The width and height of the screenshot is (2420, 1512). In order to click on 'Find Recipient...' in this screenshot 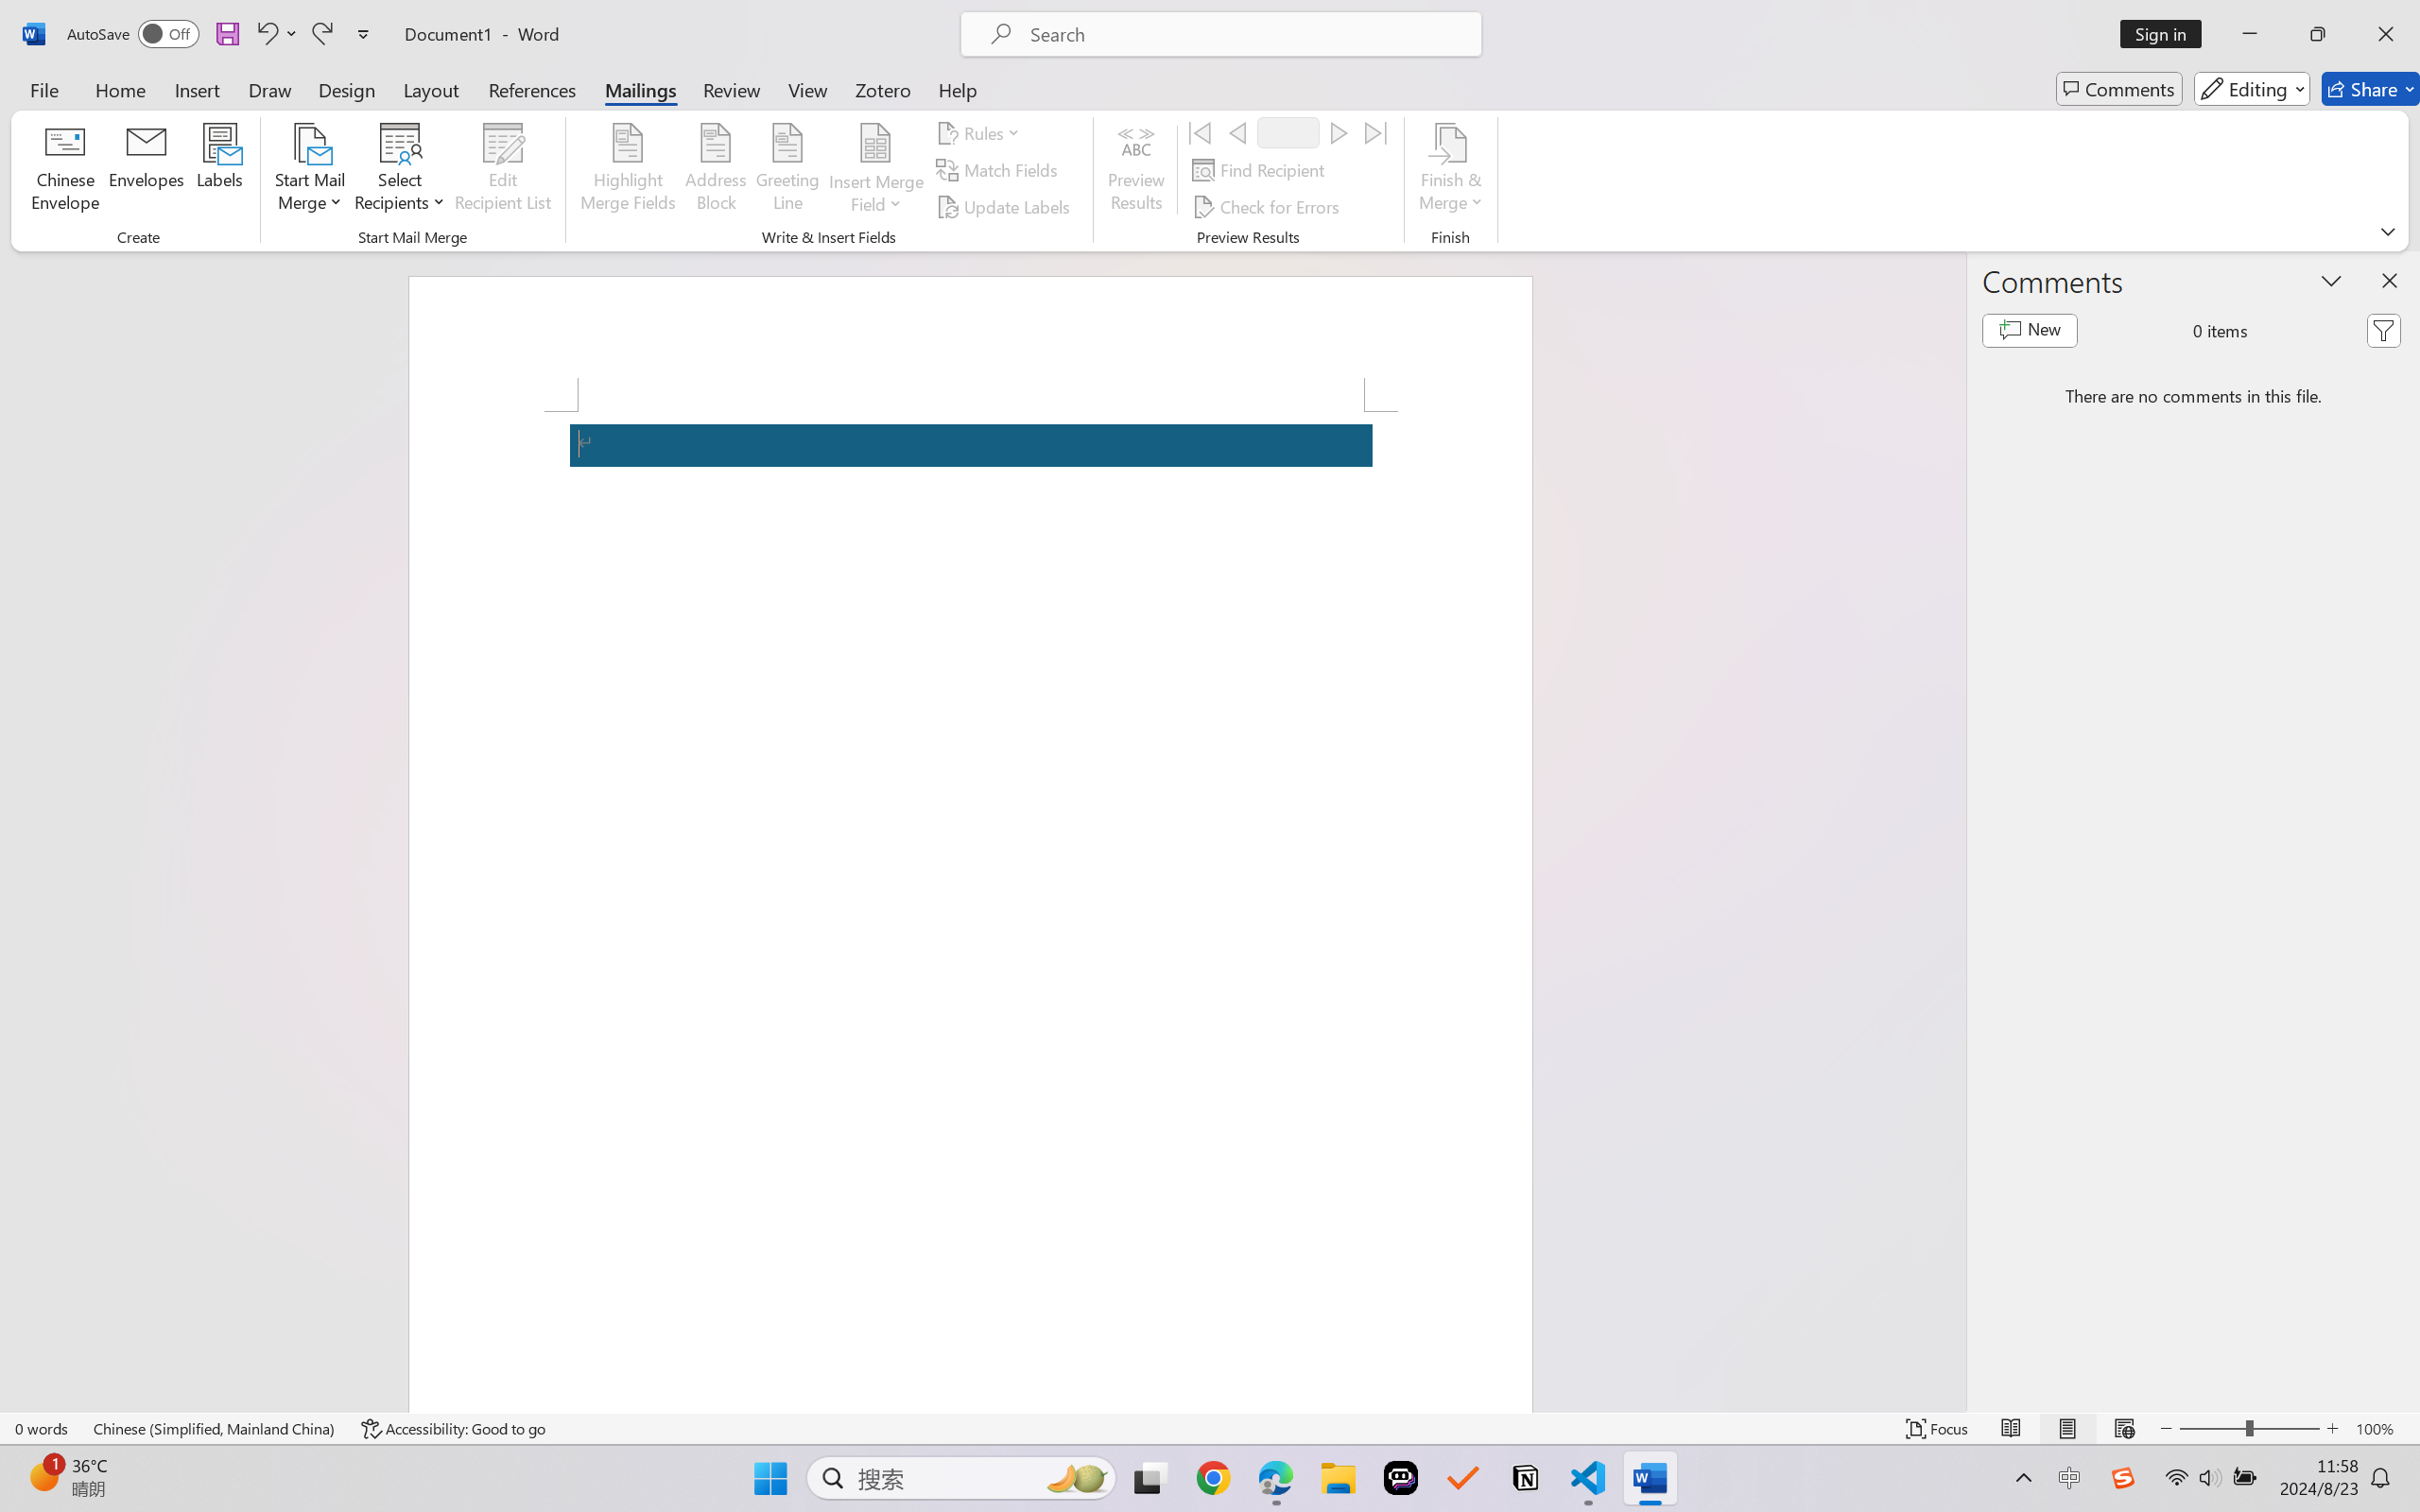, I will do `click(1259, 170)`.